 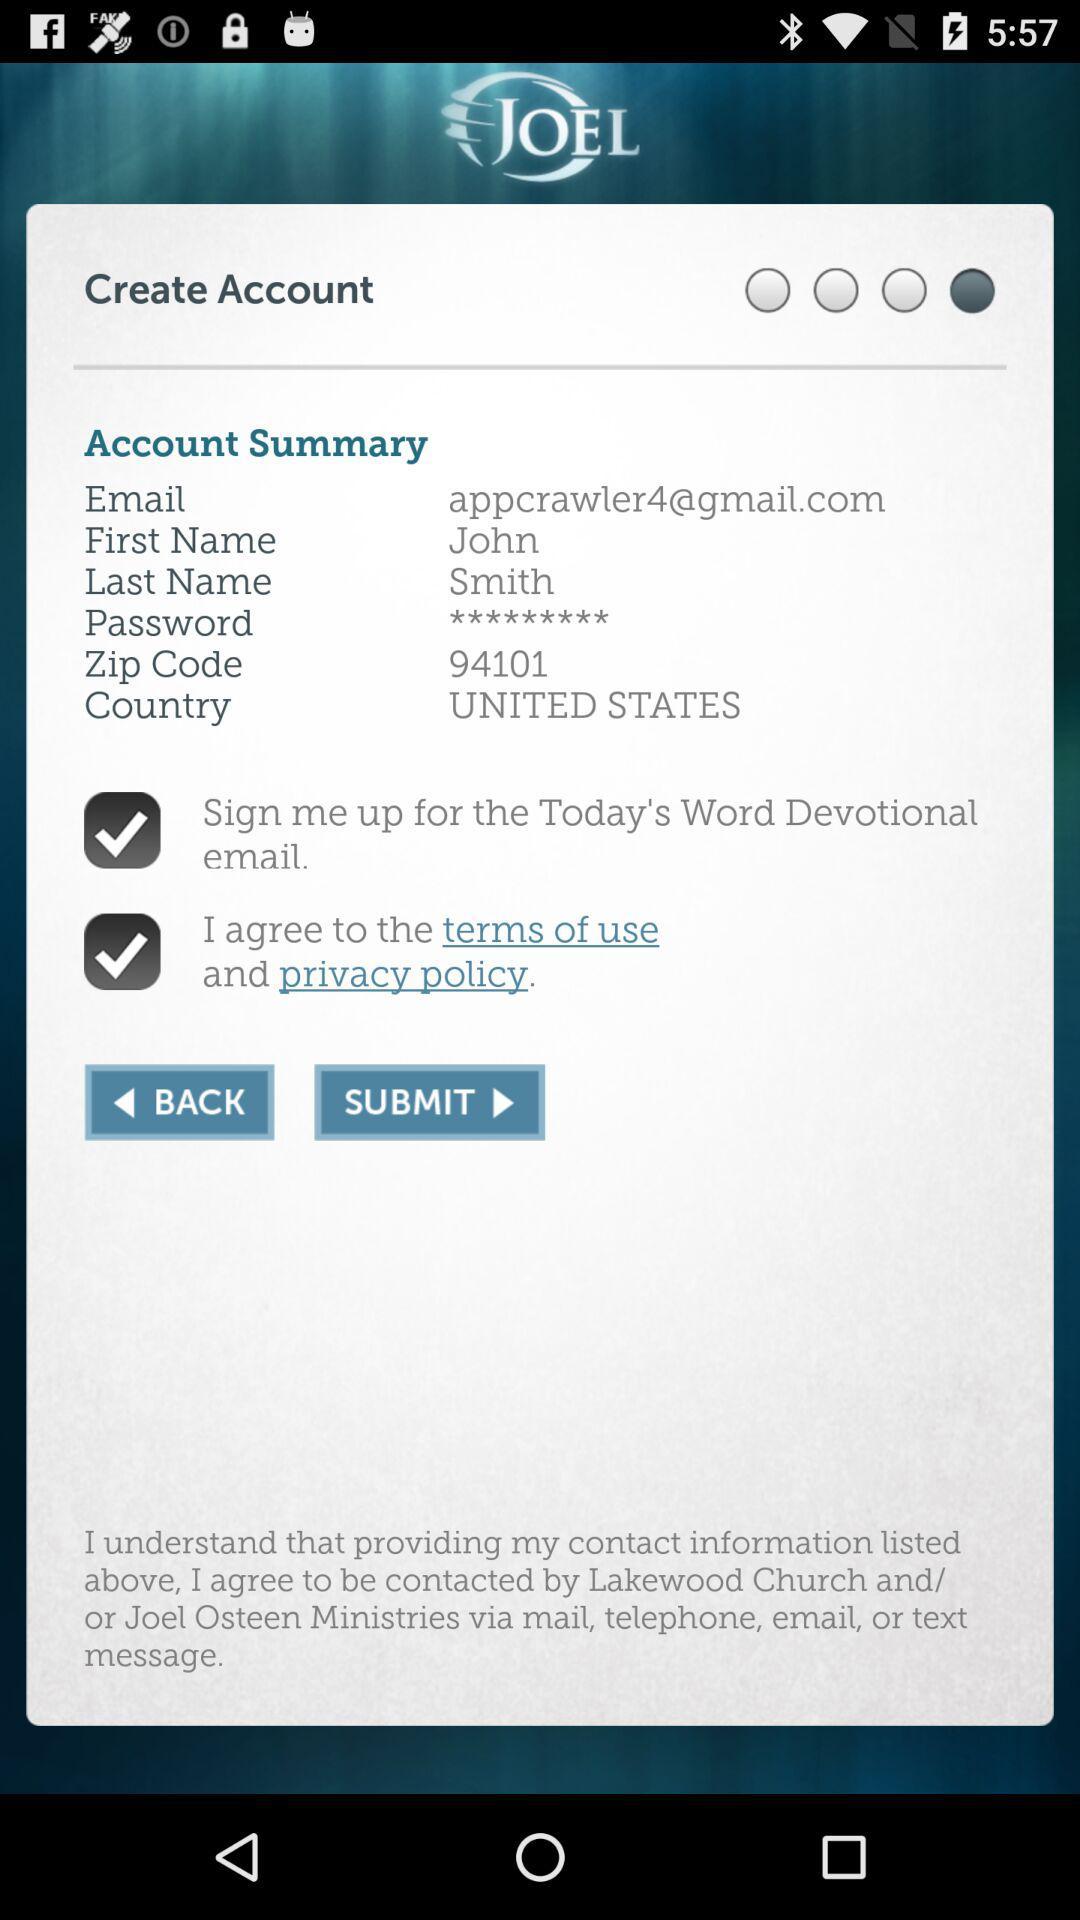 I want to click on the highlighted area allows one to sign up for the daily devotional, so click(x=428, y=1101).